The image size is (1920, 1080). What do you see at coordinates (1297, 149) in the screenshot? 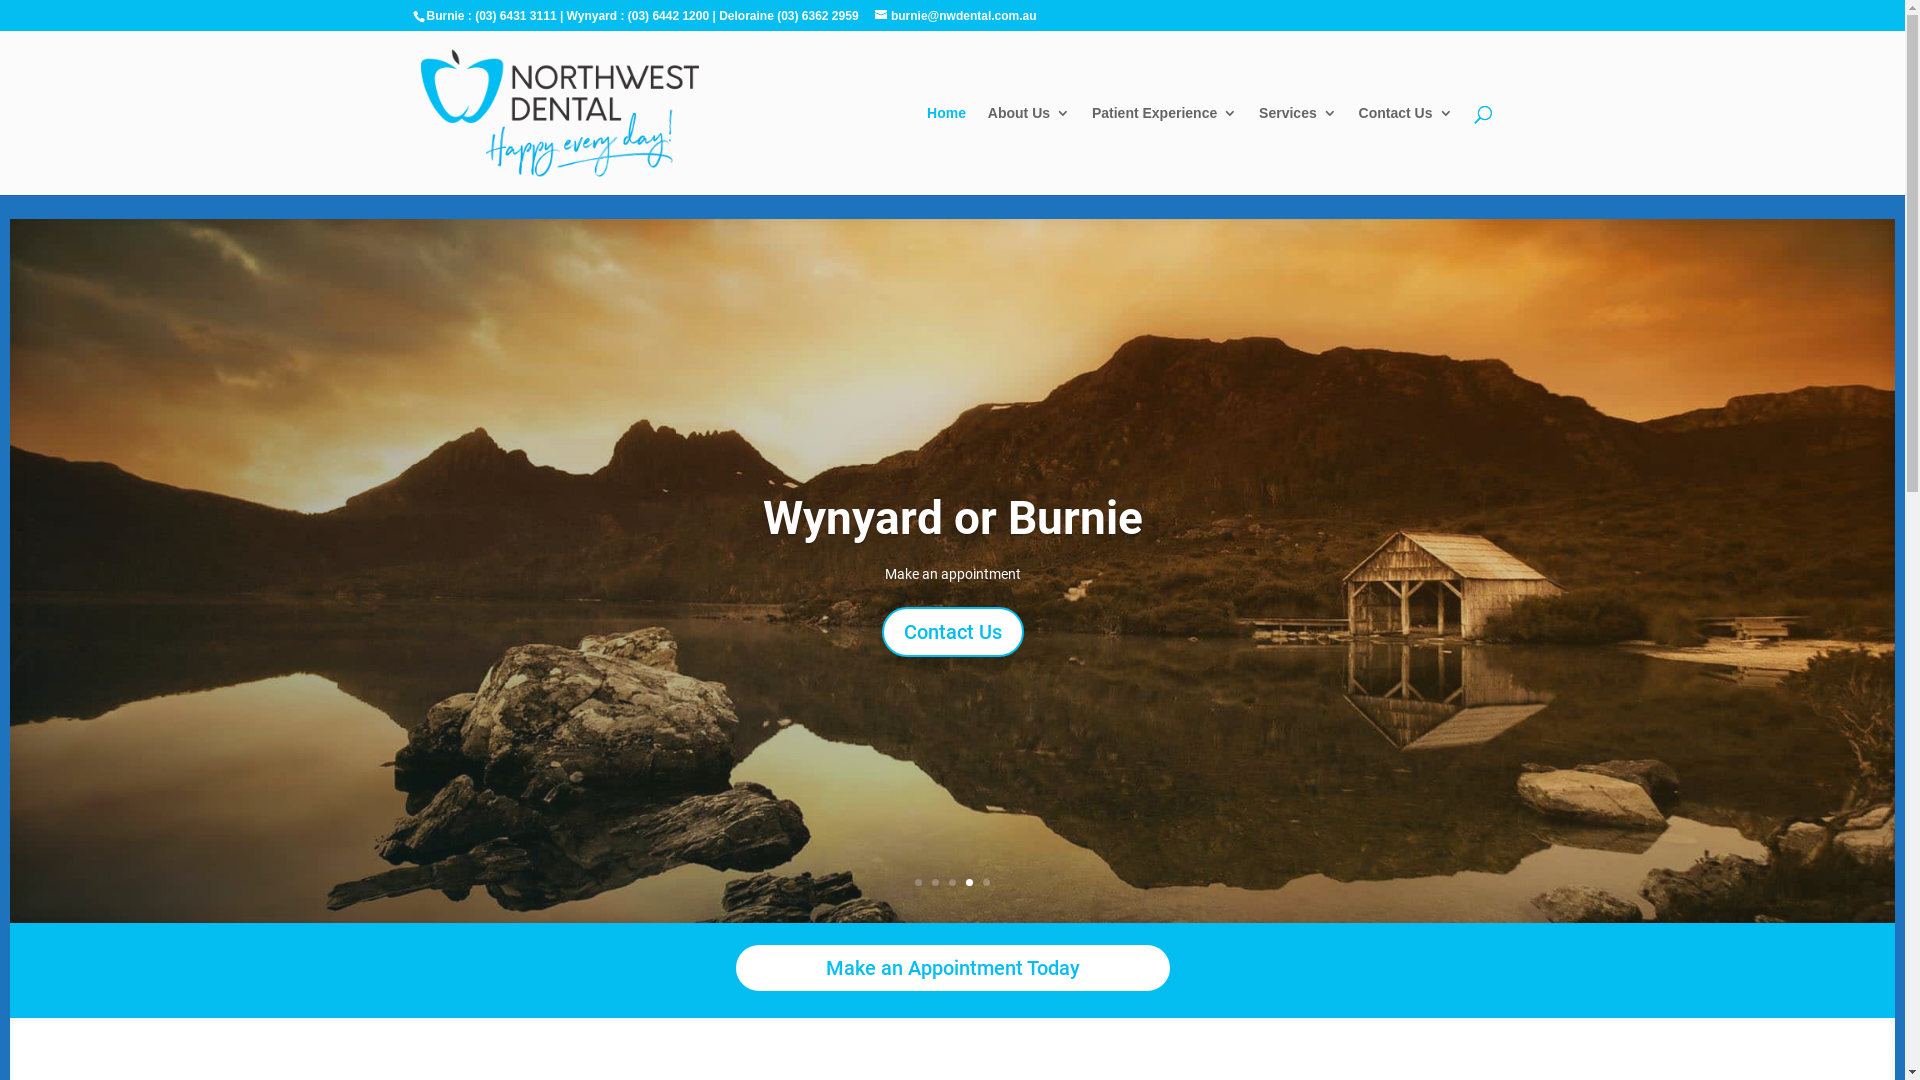
I see `'Services'` at bounding box center [1297, 149].